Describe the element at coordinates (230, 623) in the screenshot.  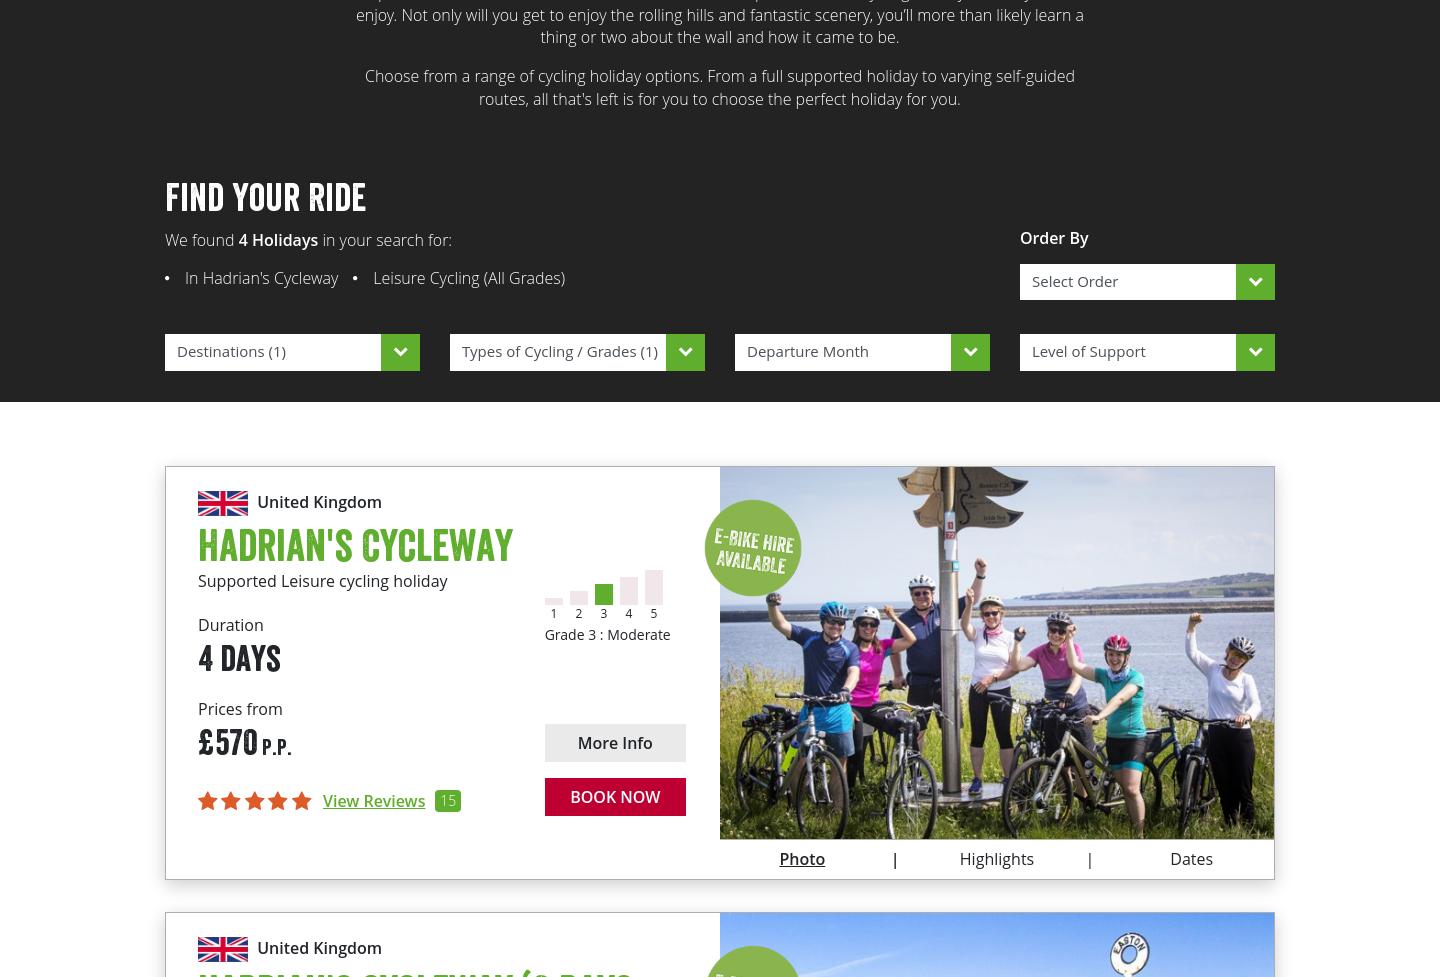
I see `'Duration'` at that location.